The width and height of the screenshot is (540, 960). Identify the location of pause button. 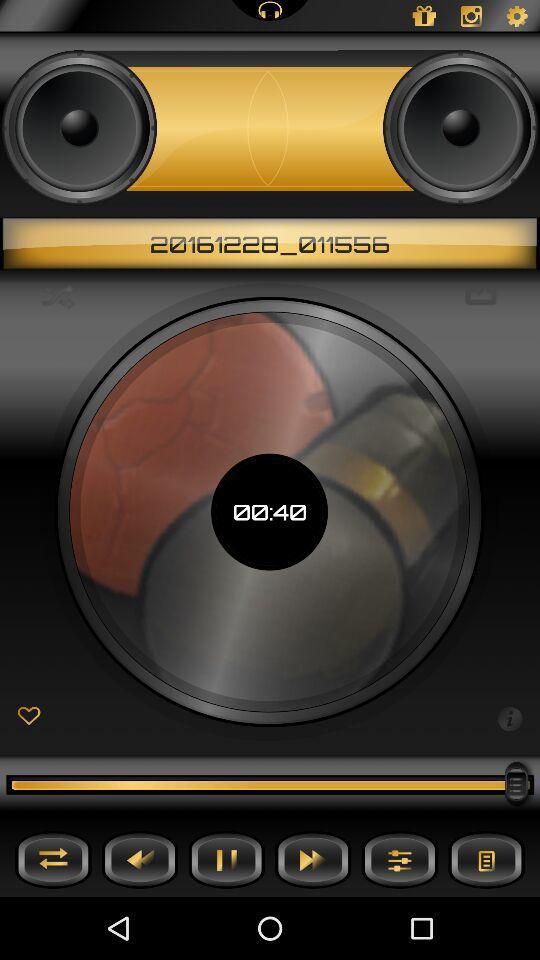
(225, 858).